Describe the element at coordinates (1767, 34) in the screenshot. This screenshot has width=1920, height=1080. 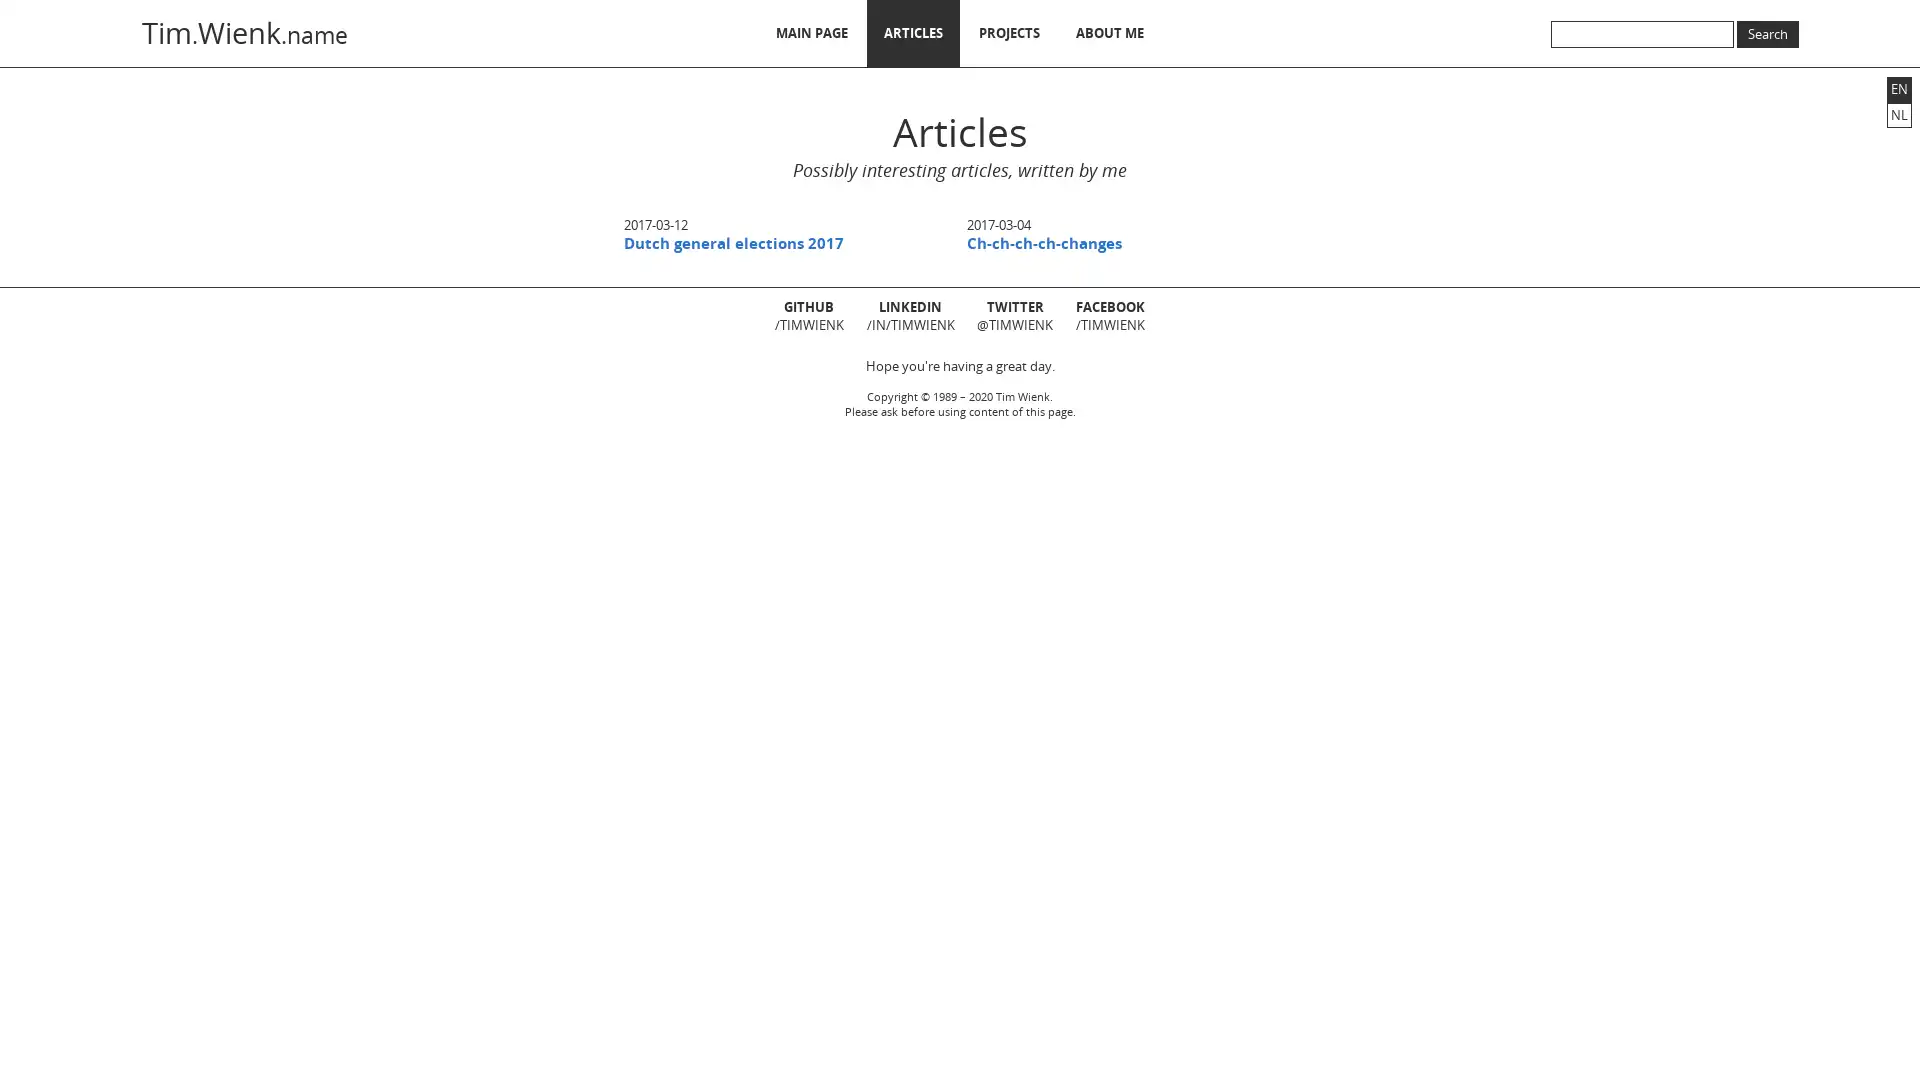
I see `Search` at that location.